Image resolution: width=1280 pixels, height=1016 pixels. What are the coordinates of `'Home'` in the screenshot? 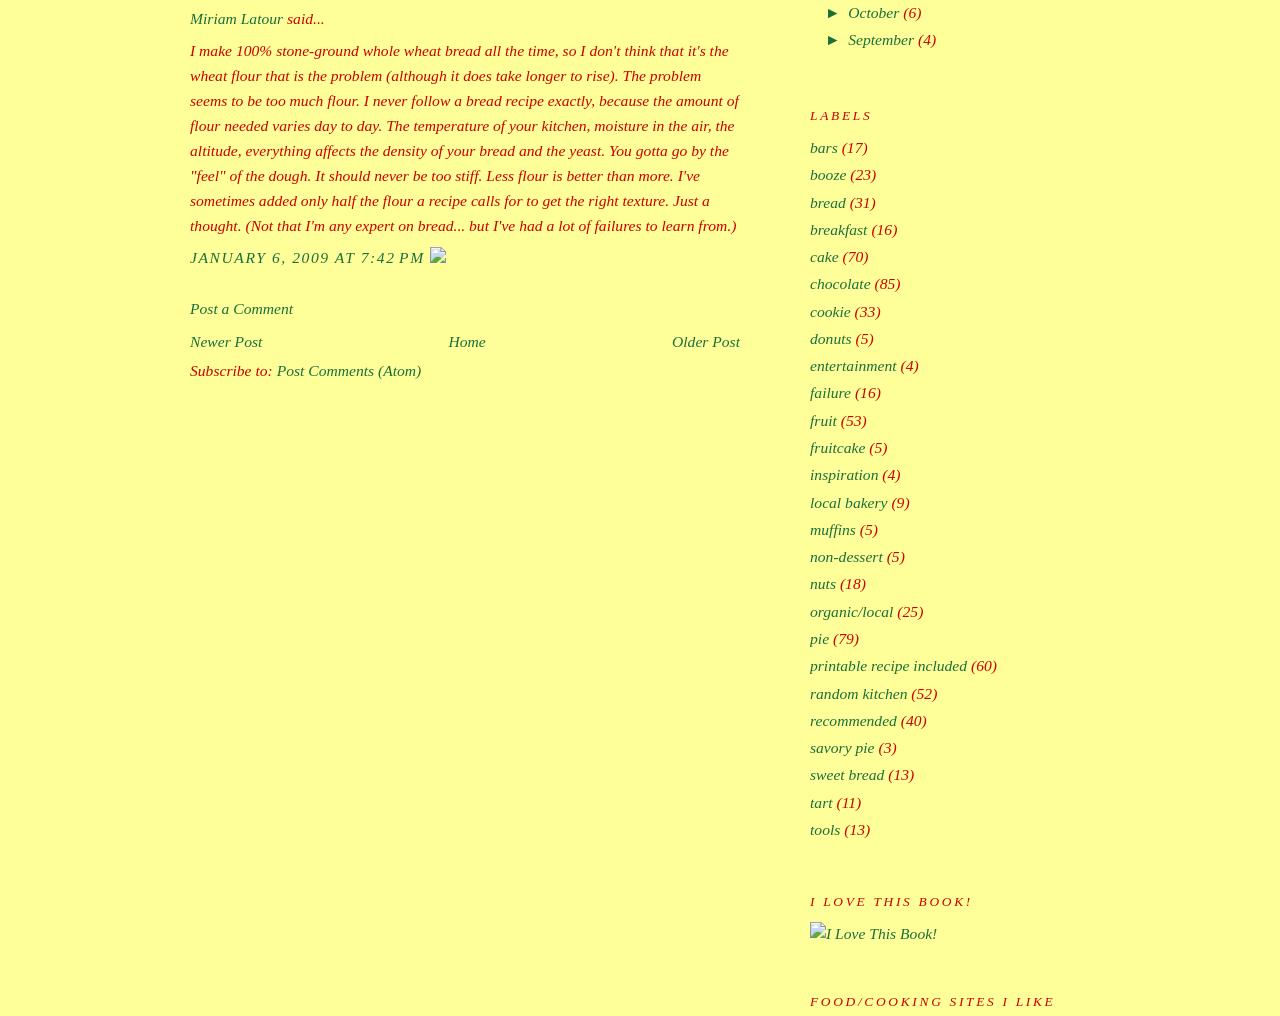 It's located at (465, 341).